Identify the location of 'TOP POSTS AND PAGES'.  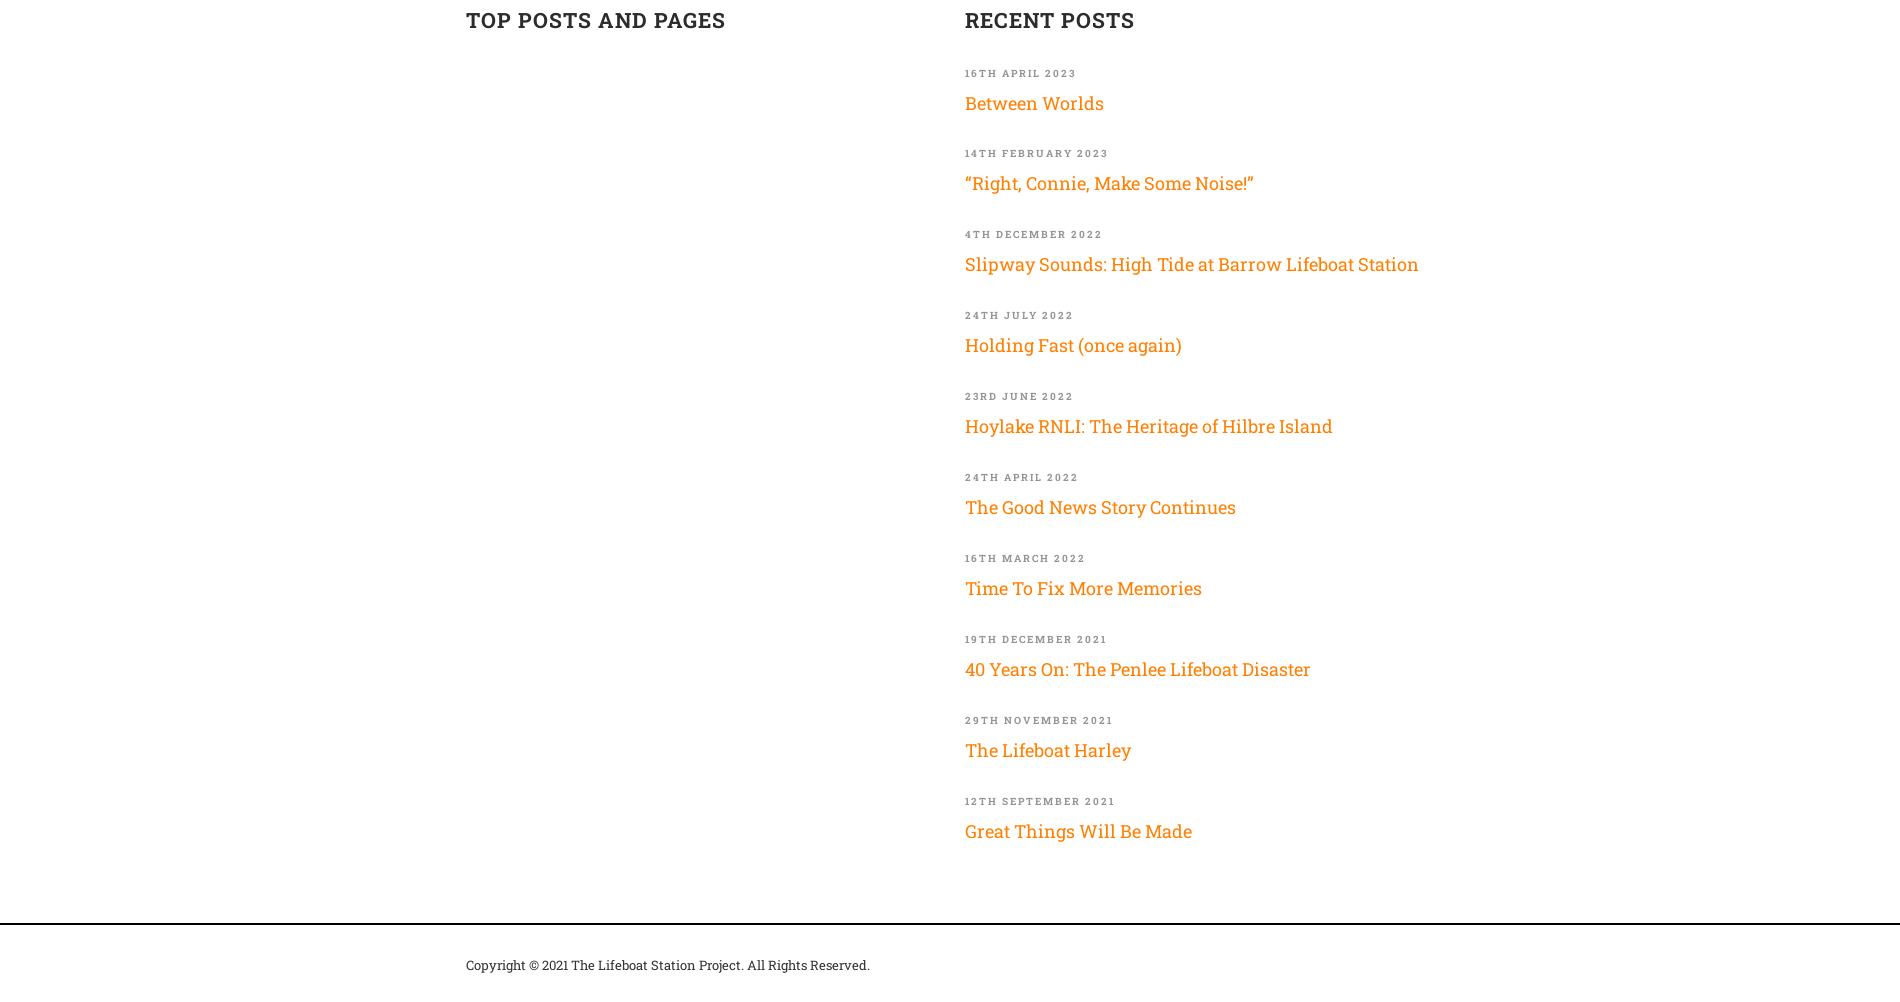
(595, 20).